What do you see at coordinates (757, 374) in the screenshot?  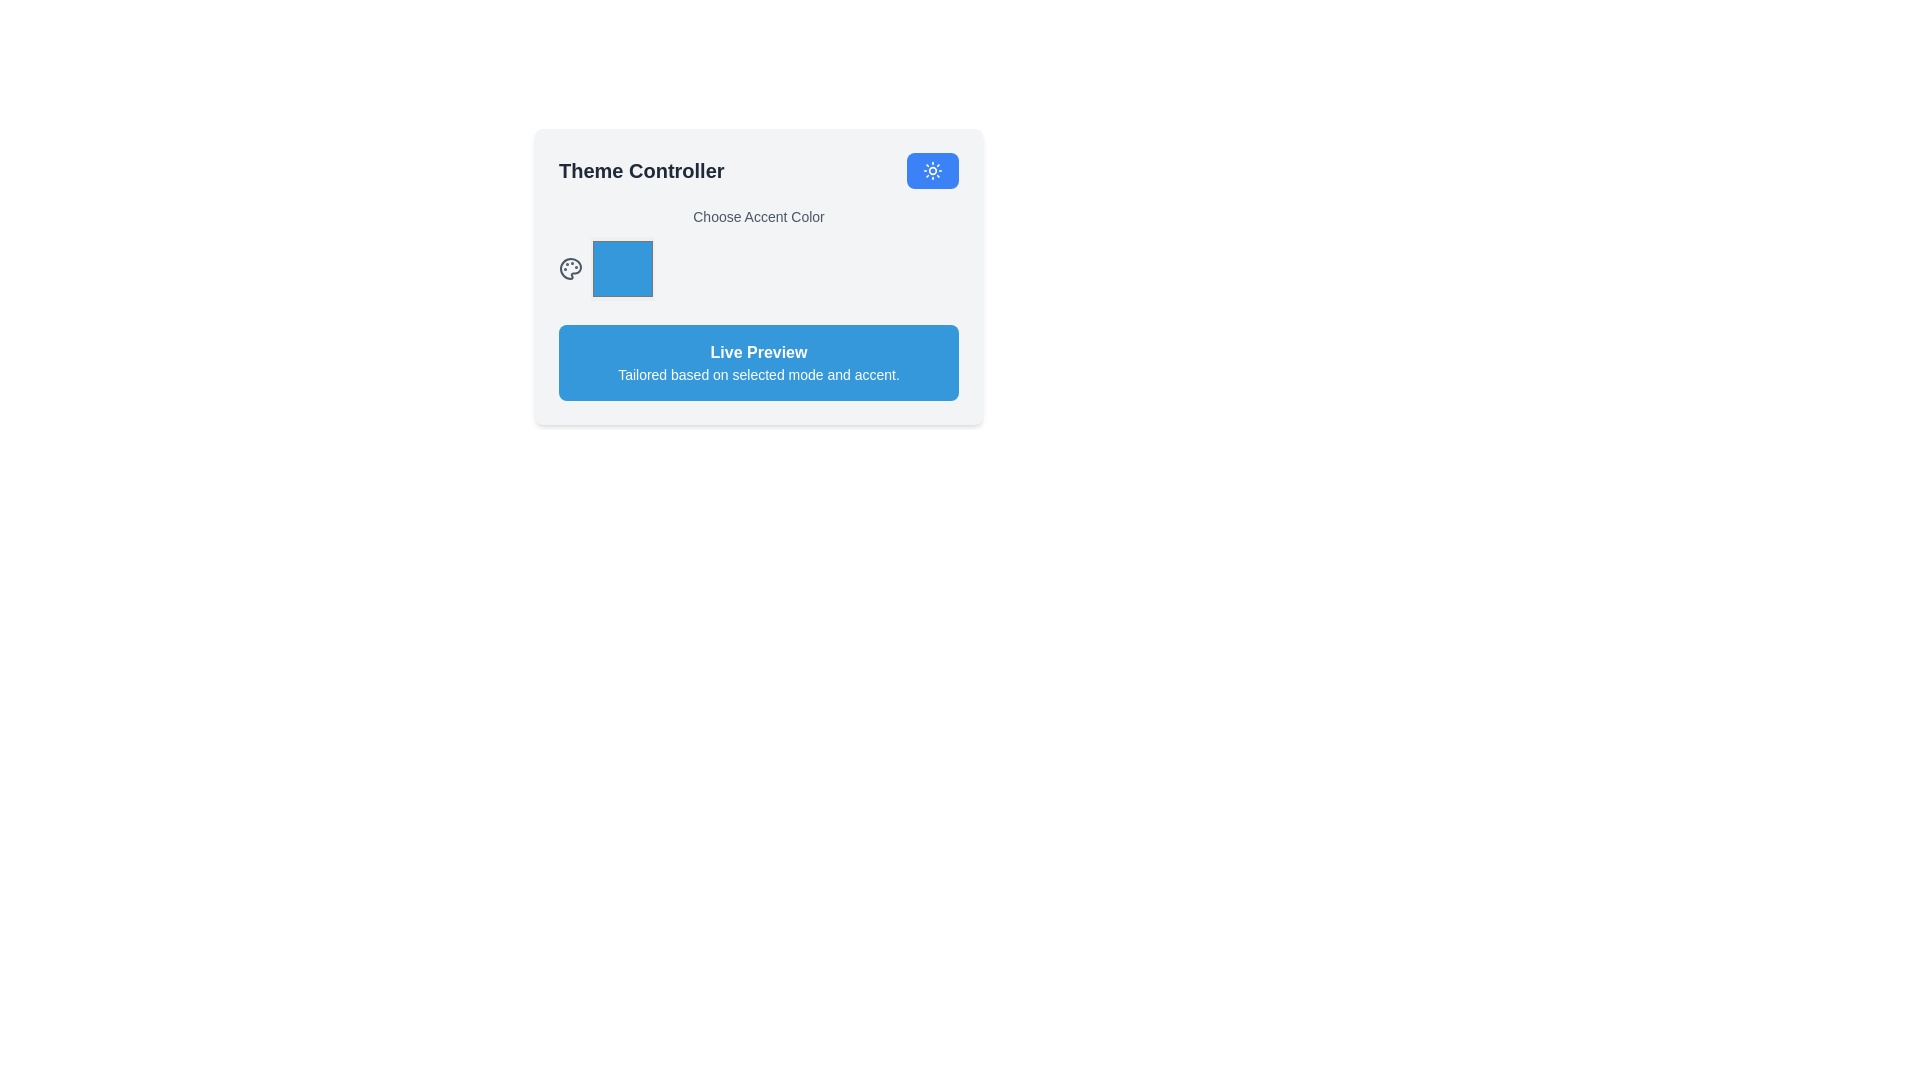 I see `the Text Label that reads 'Tailored based on selected mode and accent', which is located below the 'Live Preview' text within a rounded blue rectangle` at bounding box center [757, 374].